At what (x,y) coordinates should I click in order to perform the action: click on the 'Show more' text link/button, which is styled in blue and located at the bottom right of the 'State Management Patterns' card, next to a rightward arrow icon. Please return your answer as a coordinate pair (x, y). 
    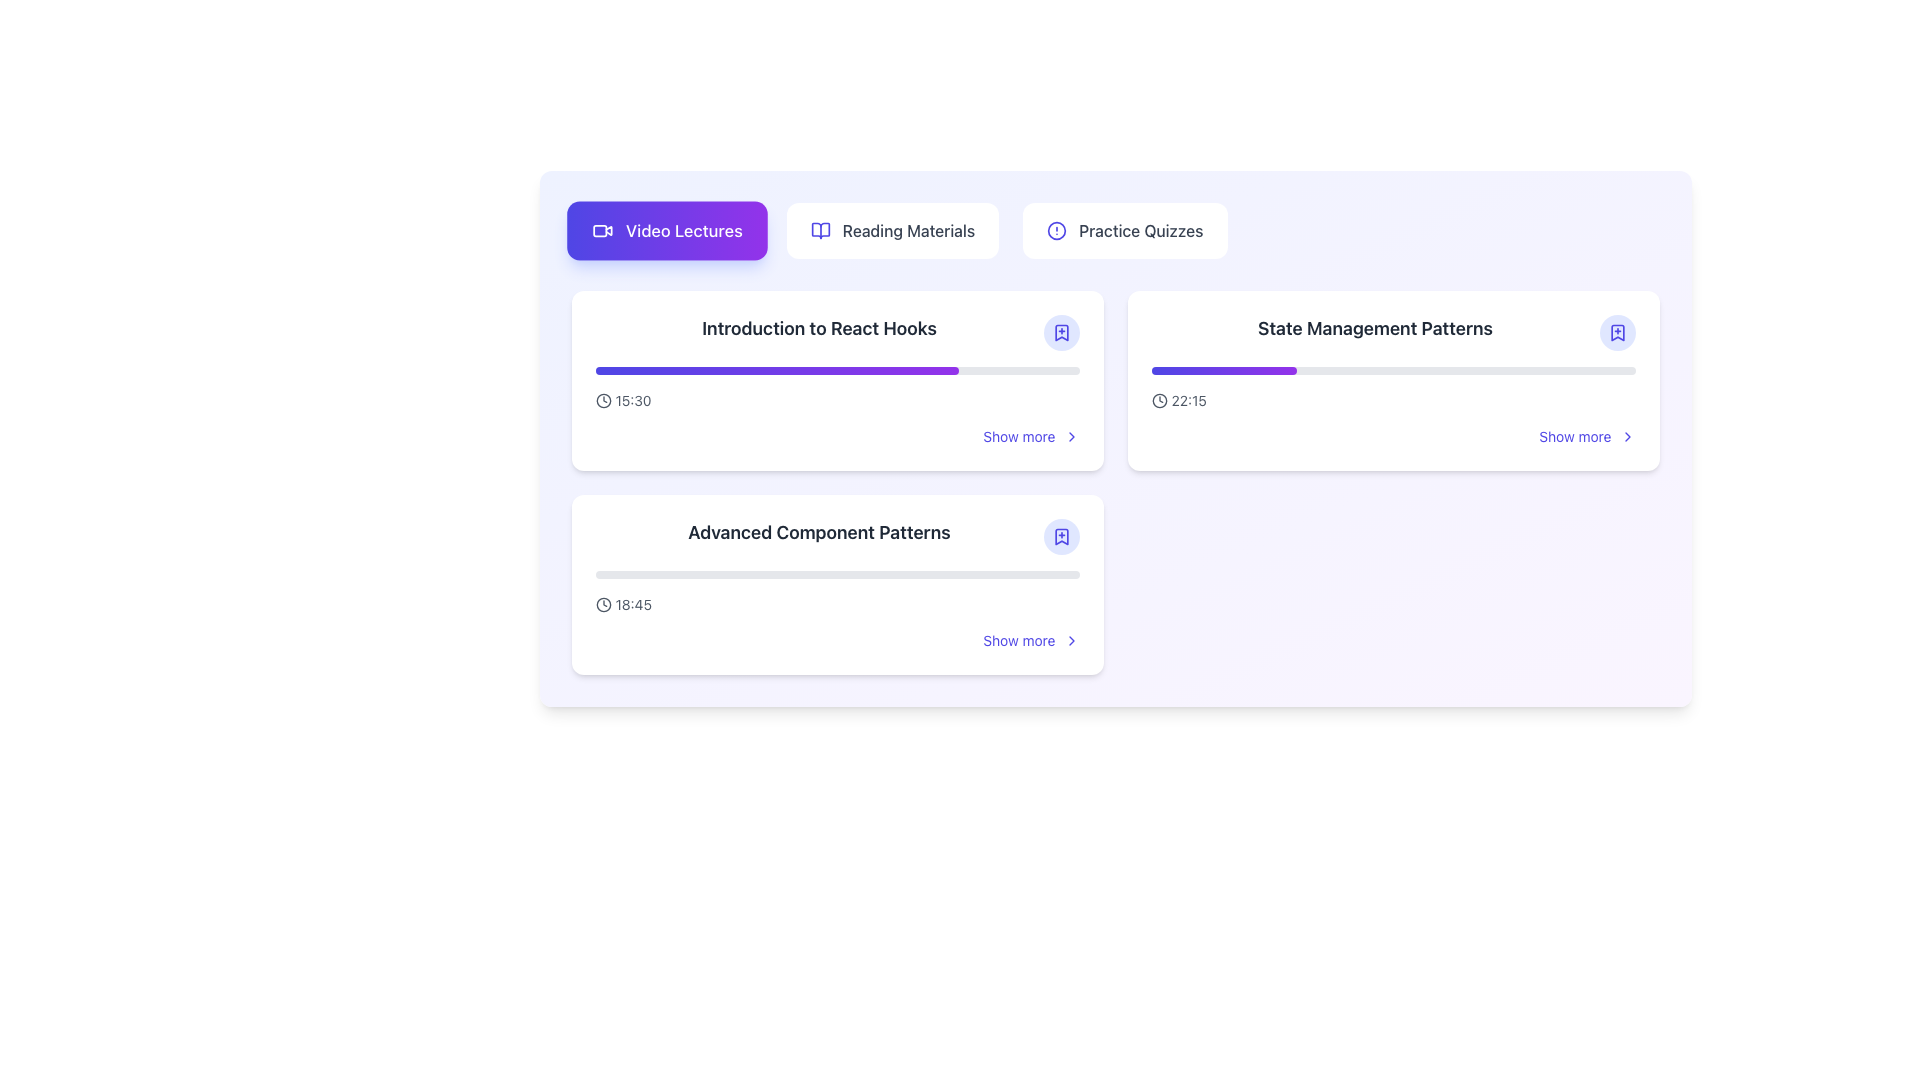
    Looking at the image, I should click on (1574, 435).